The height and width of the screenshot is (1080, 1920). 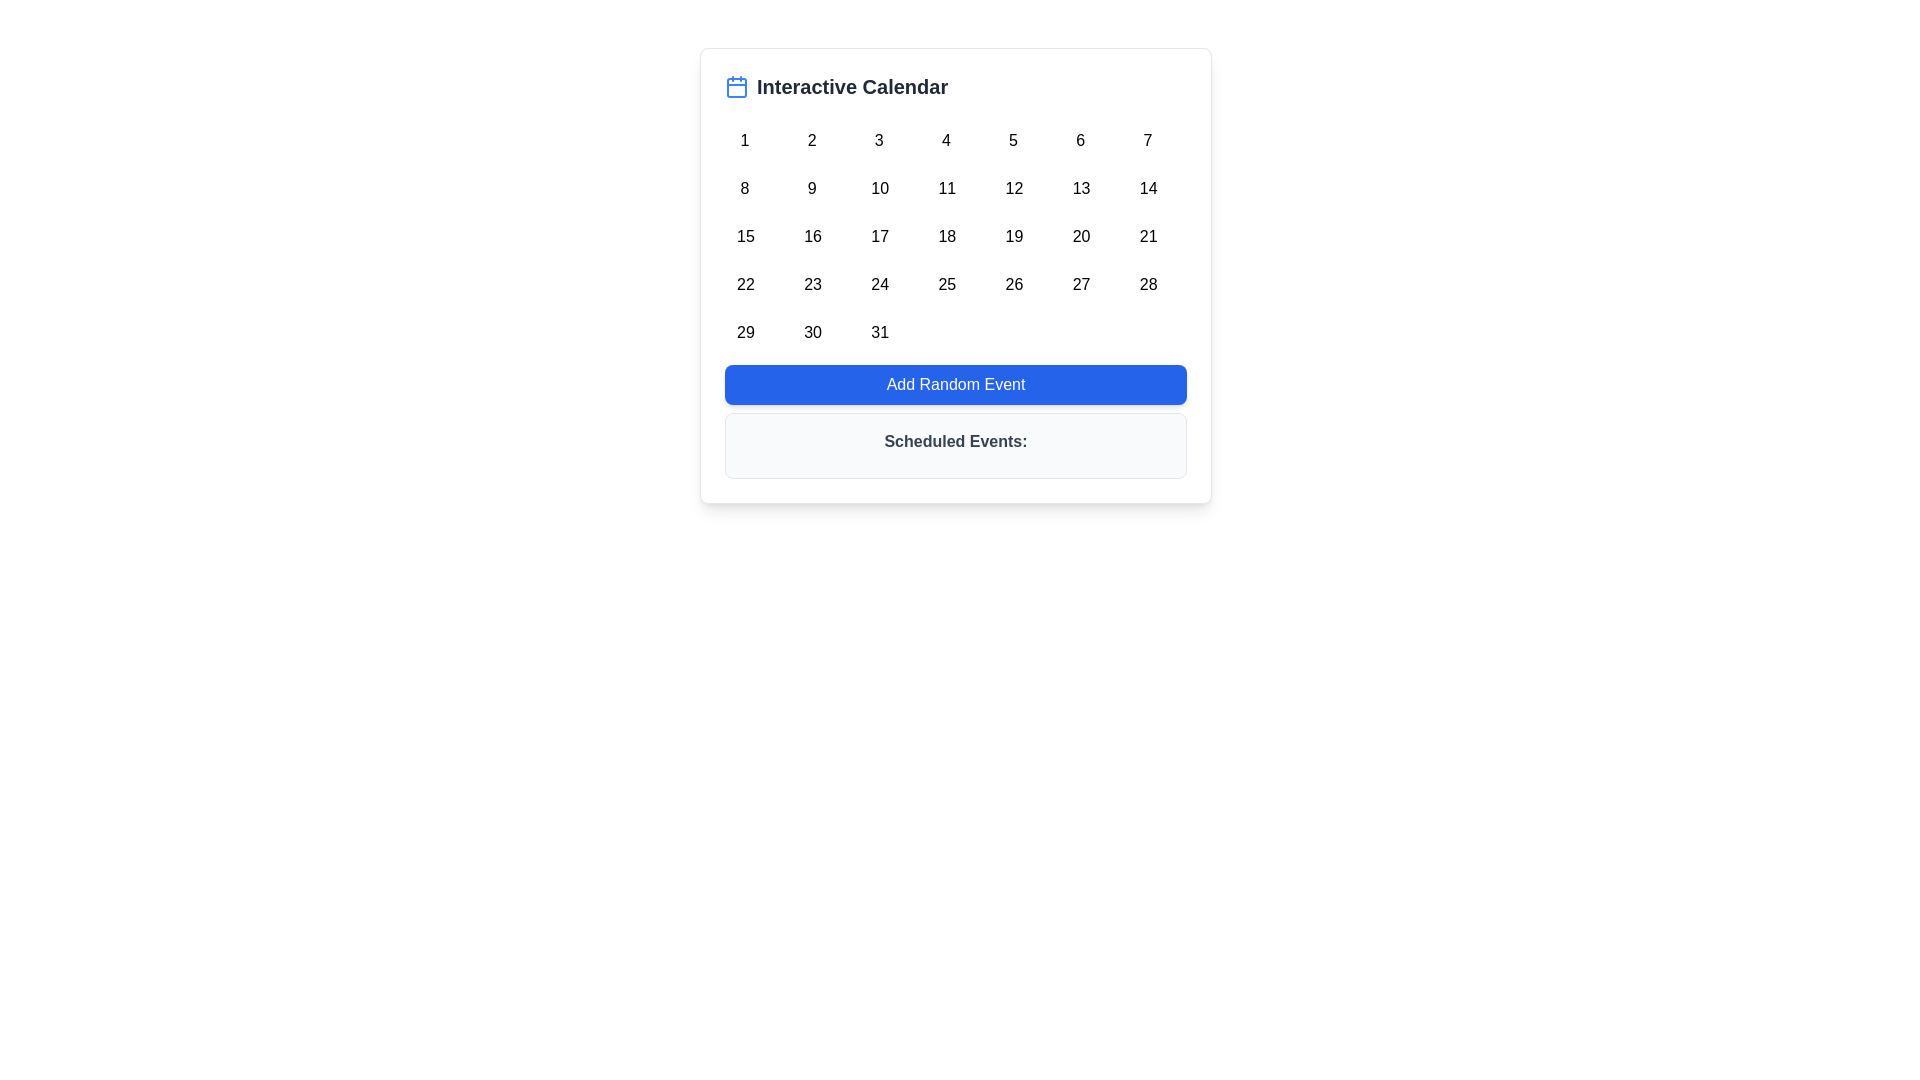 I want to click on the square button with rounded corners displaying the text '26', so click(x=1013, y=281).